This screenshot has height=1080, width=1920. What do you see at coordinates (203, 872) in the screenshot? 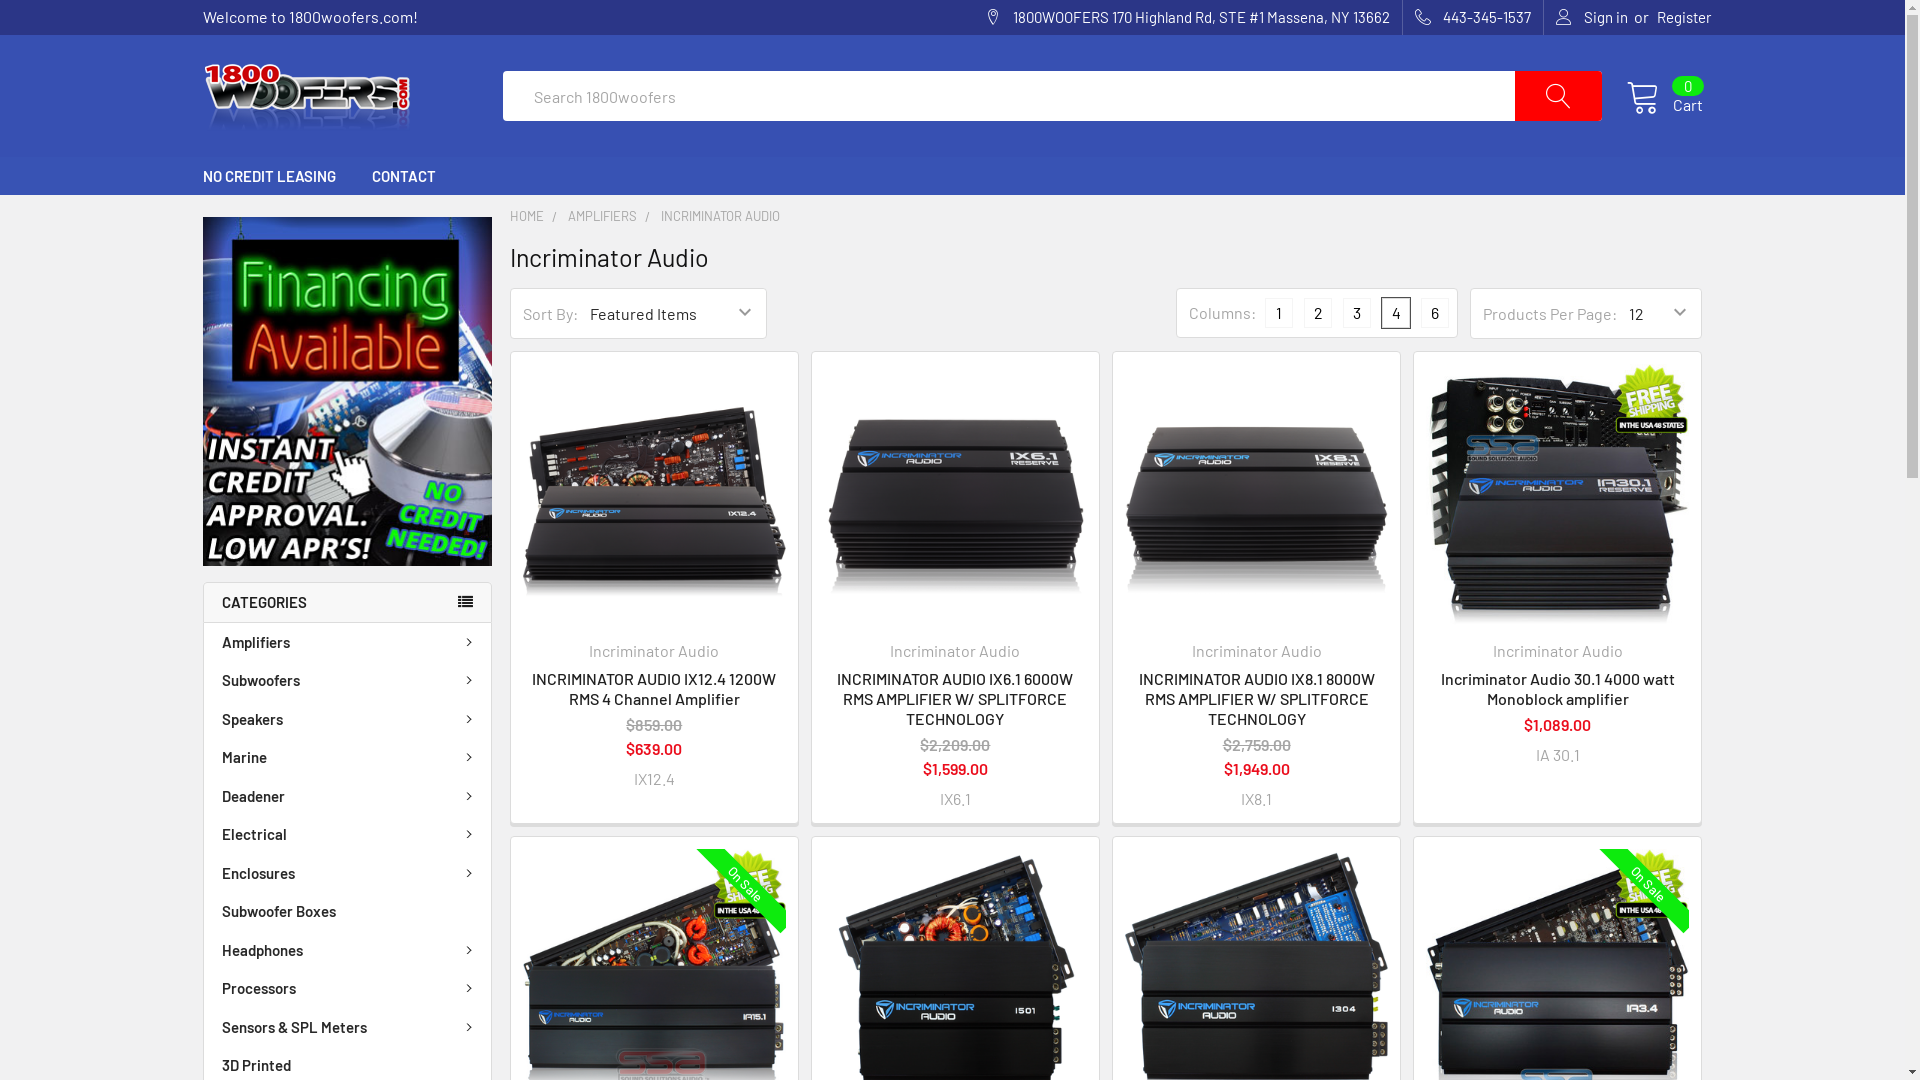
I see `'Enclosures'` at bounding box center [203, 872].